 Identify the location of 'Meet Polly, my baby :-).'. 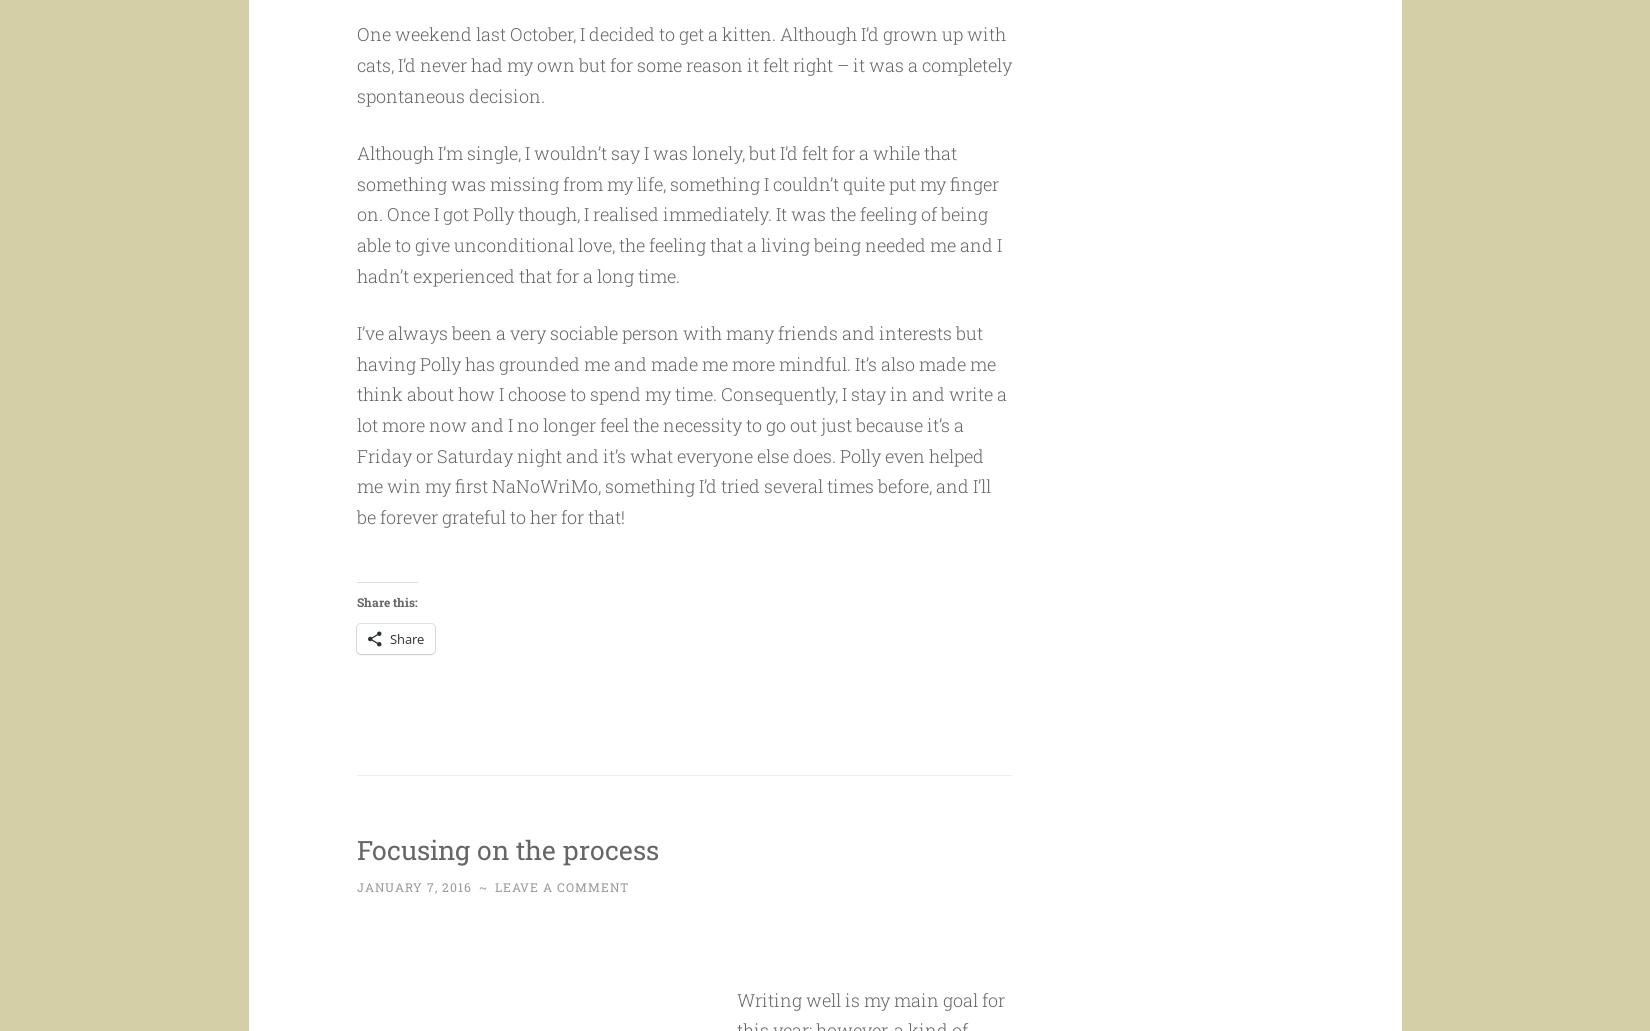
(447, 14).